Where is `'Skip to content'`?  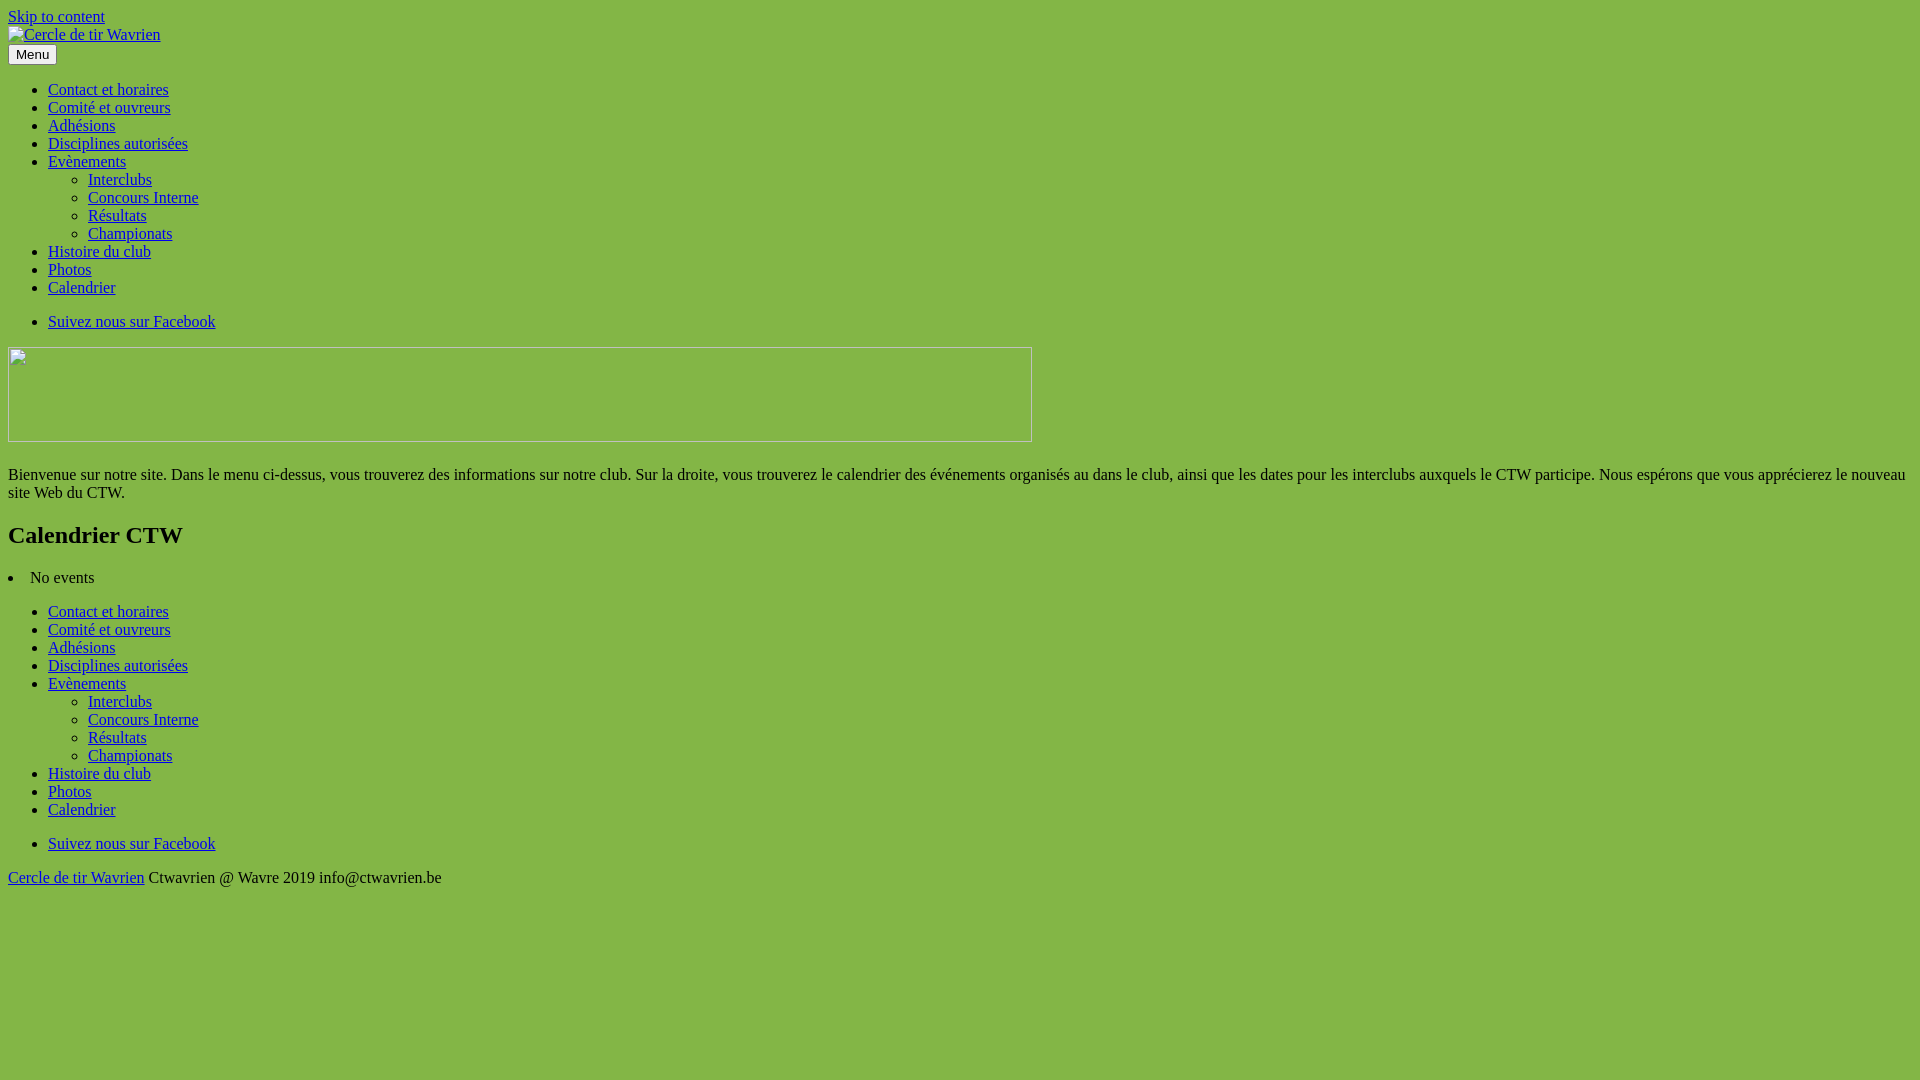 'Skip to content' is located at coordinates (56, 16).